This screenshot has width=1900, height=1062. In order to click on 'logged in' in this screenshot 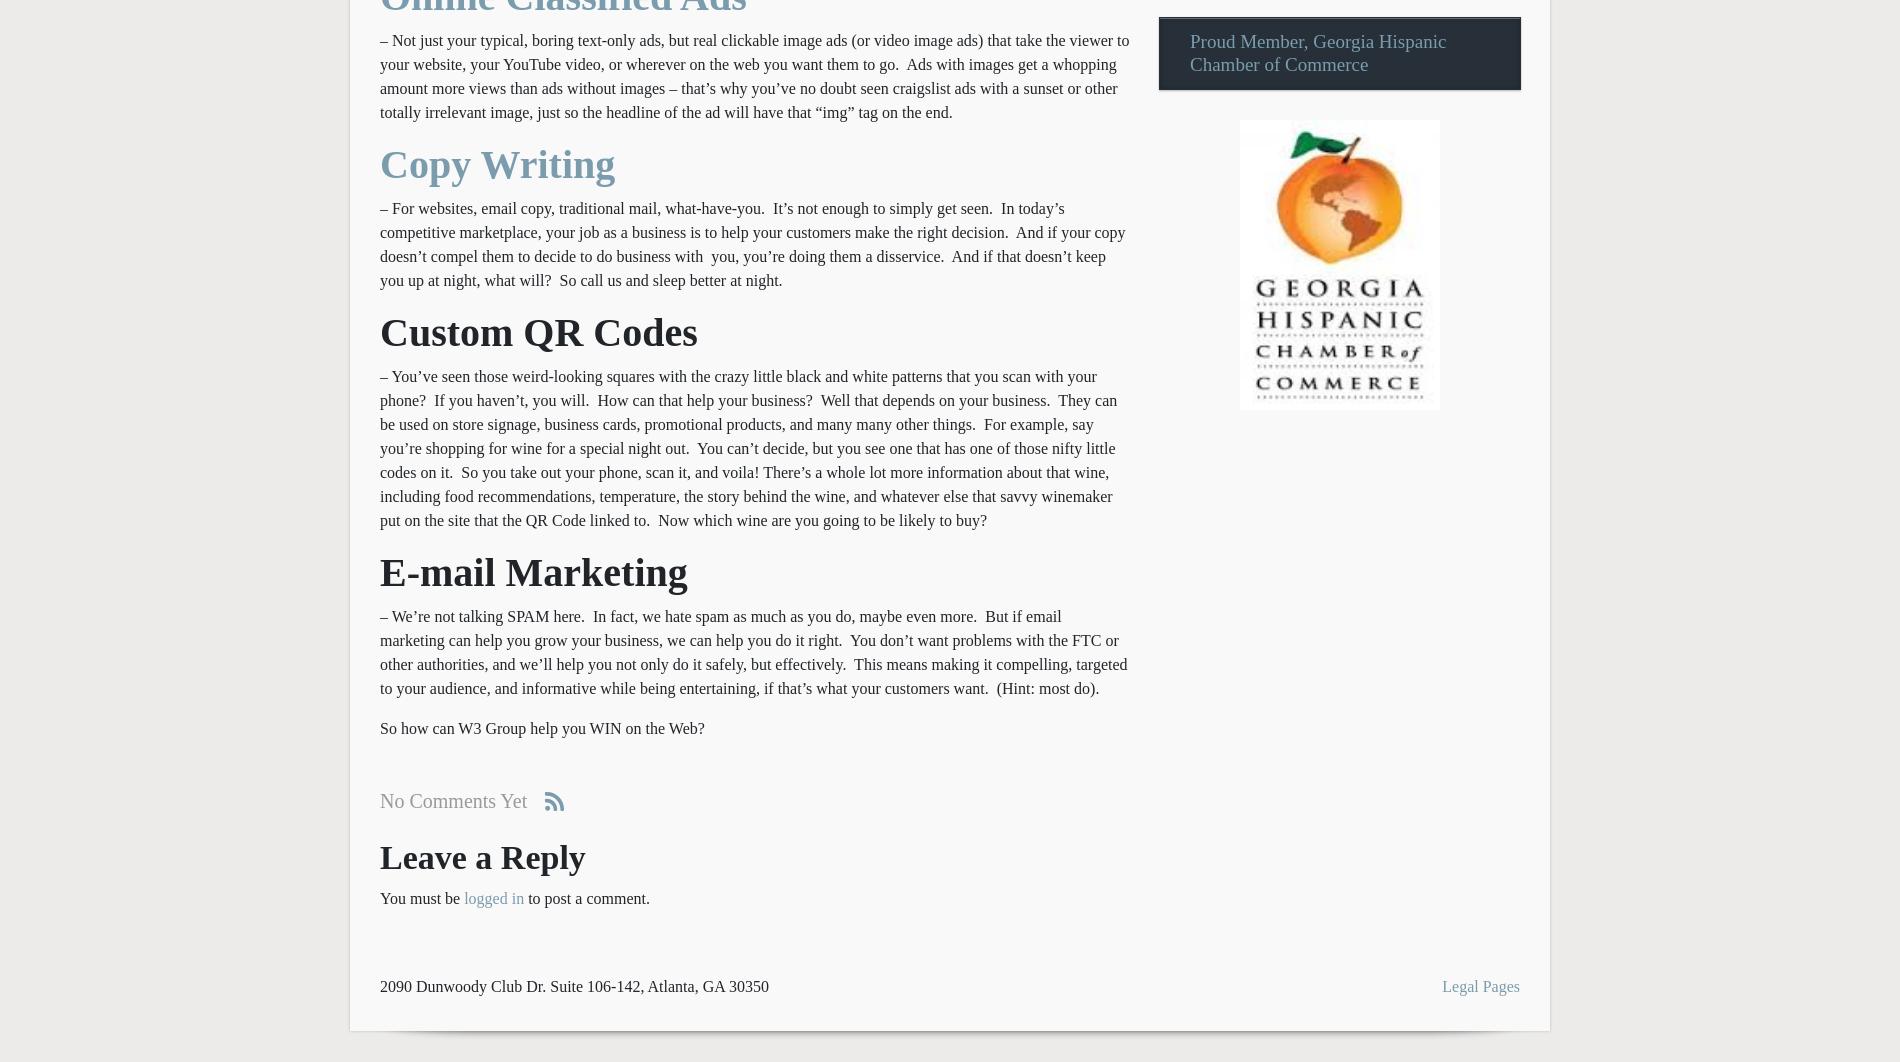, I will do `click(494, 897)`.